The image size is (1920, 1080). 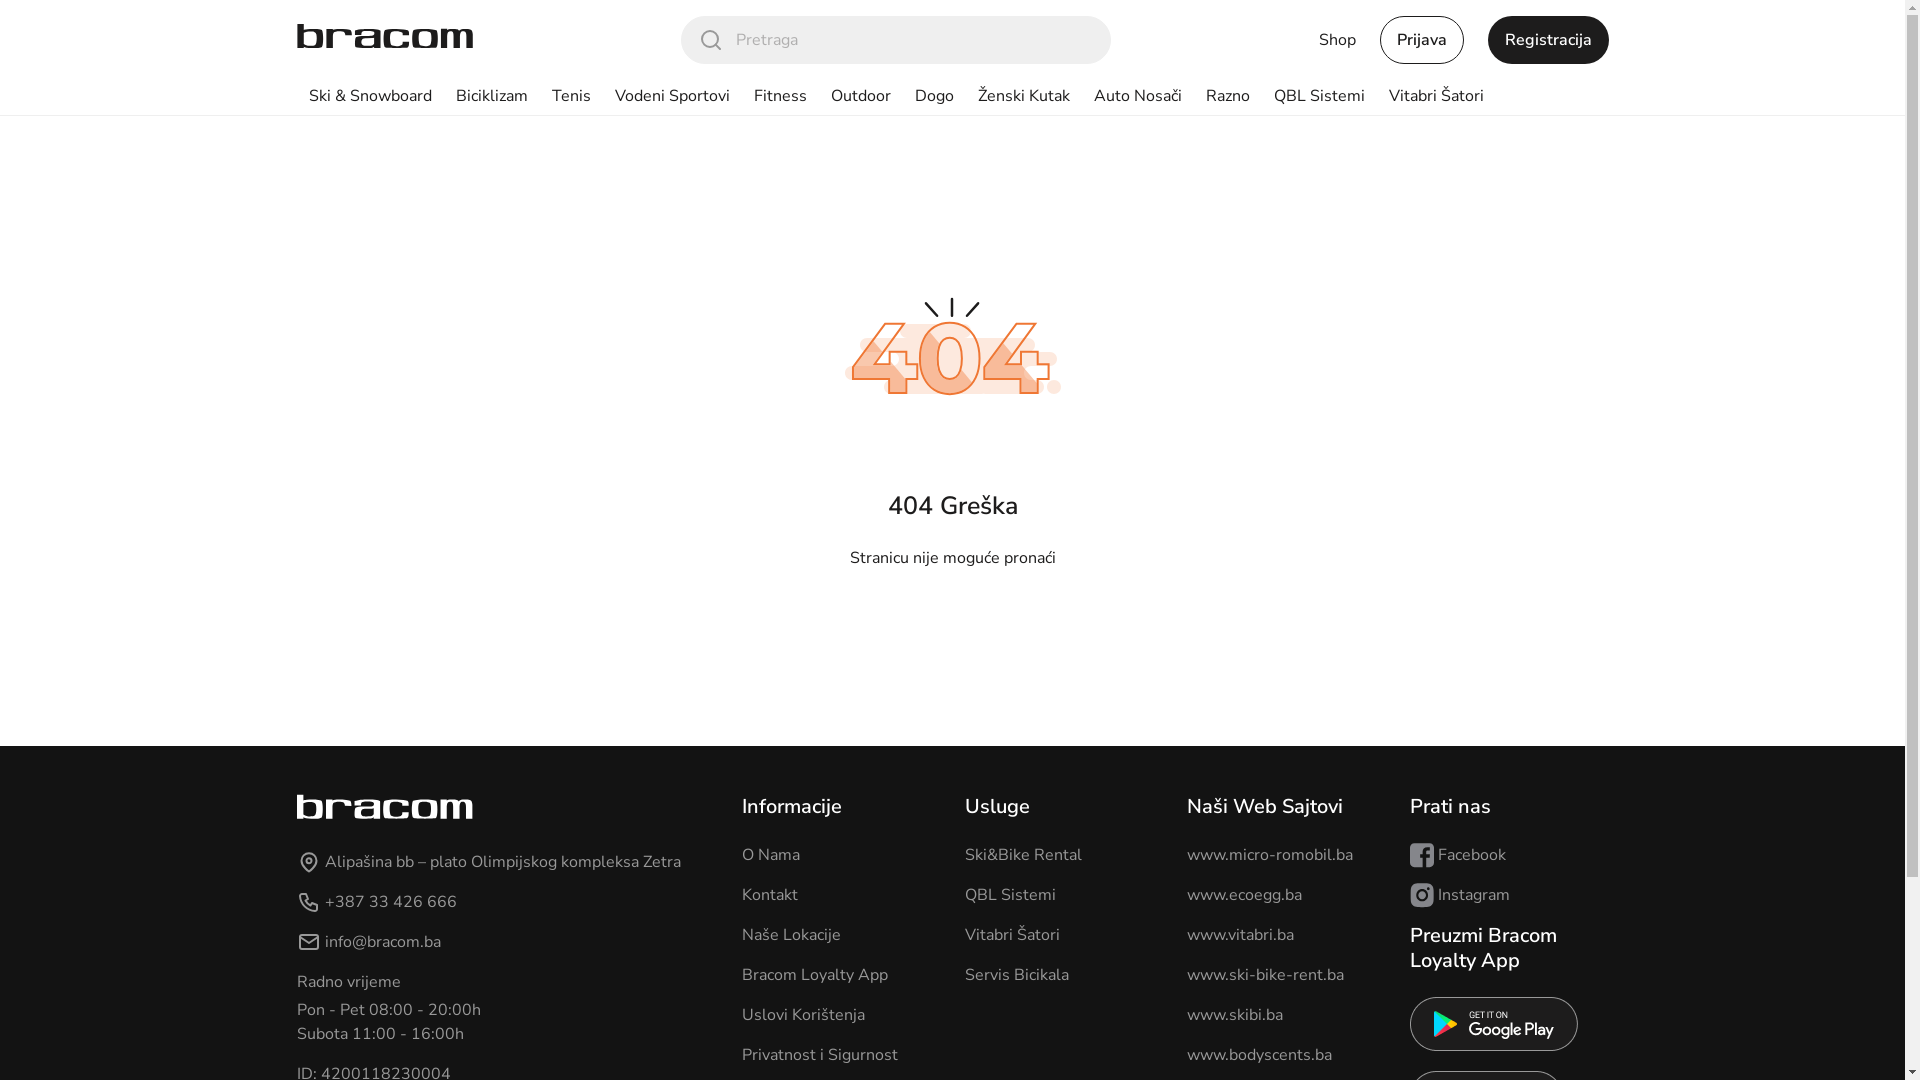 I want to click on 'www.ecoegg.ba', so click(x=1243, y=893).